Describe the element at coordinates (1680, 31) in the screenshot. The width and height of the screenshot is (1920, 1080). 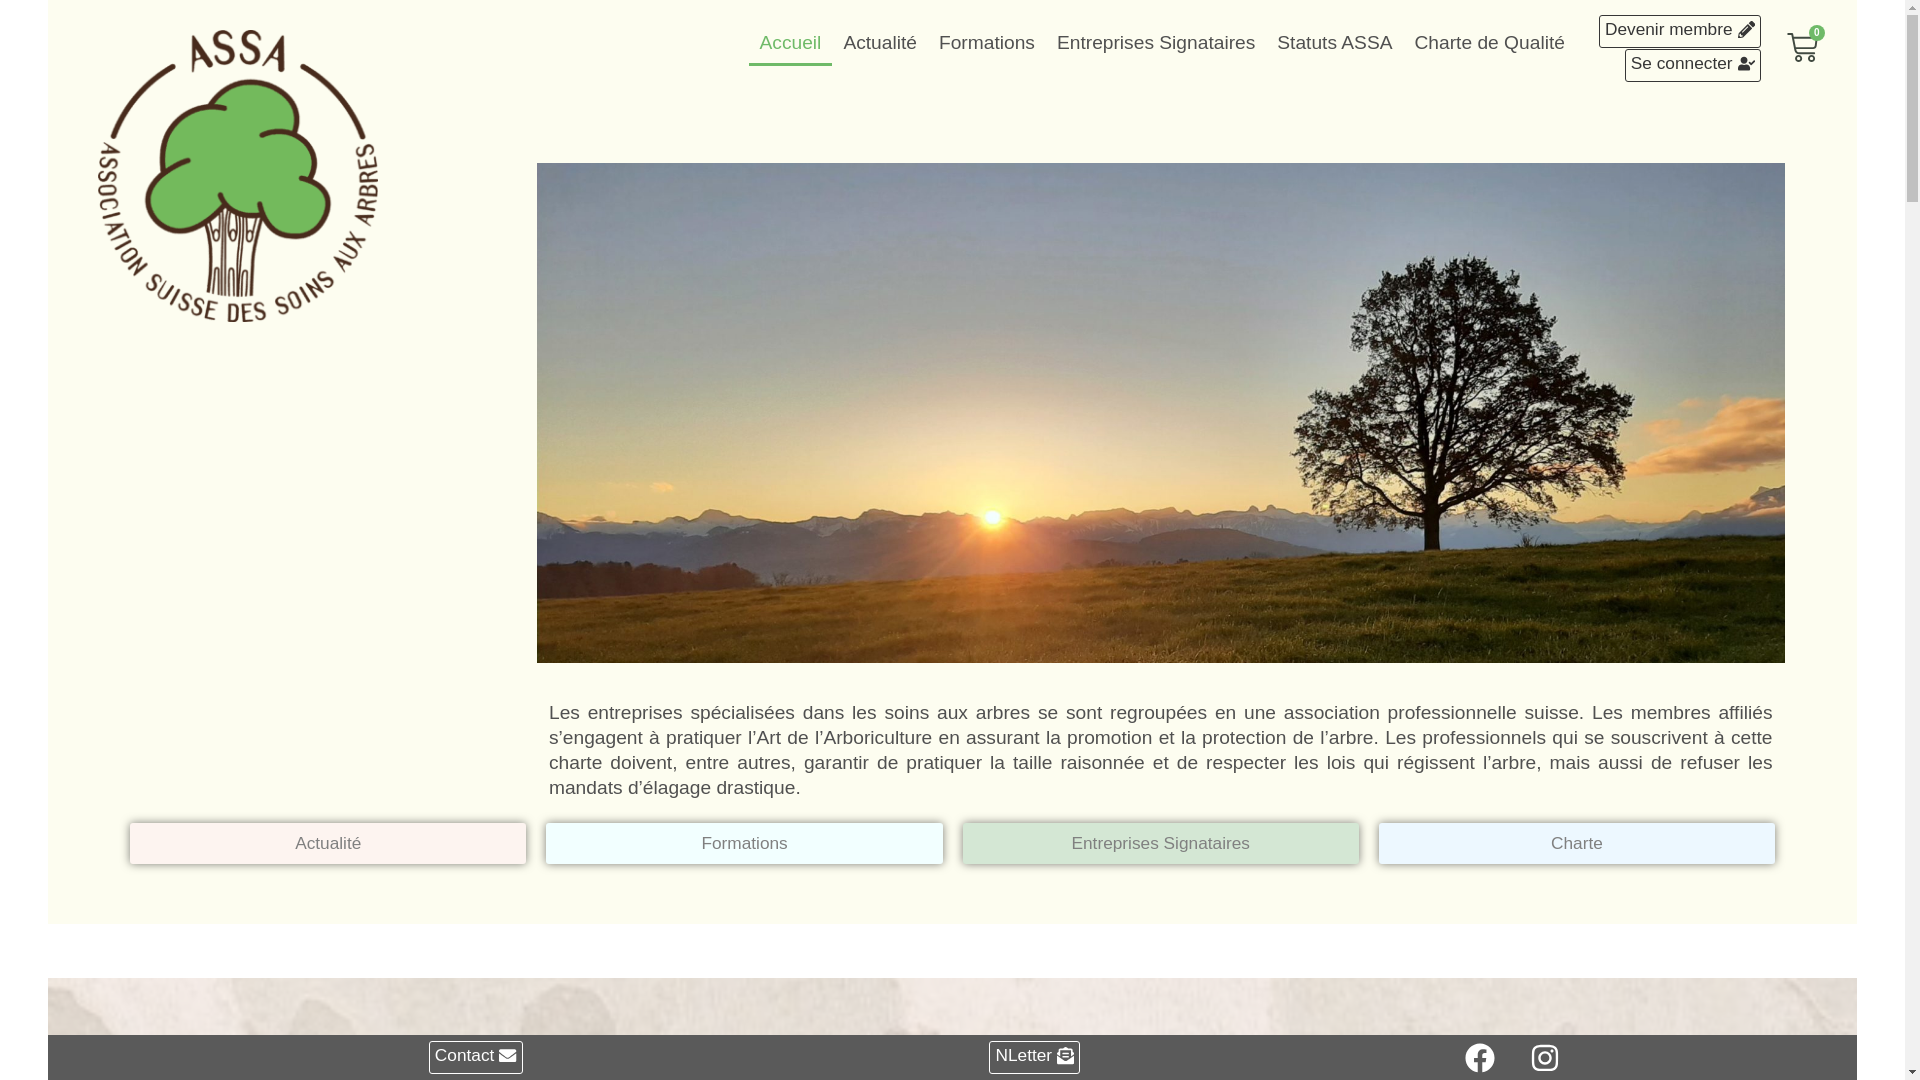
I see `'Devenir membre'` at that location.